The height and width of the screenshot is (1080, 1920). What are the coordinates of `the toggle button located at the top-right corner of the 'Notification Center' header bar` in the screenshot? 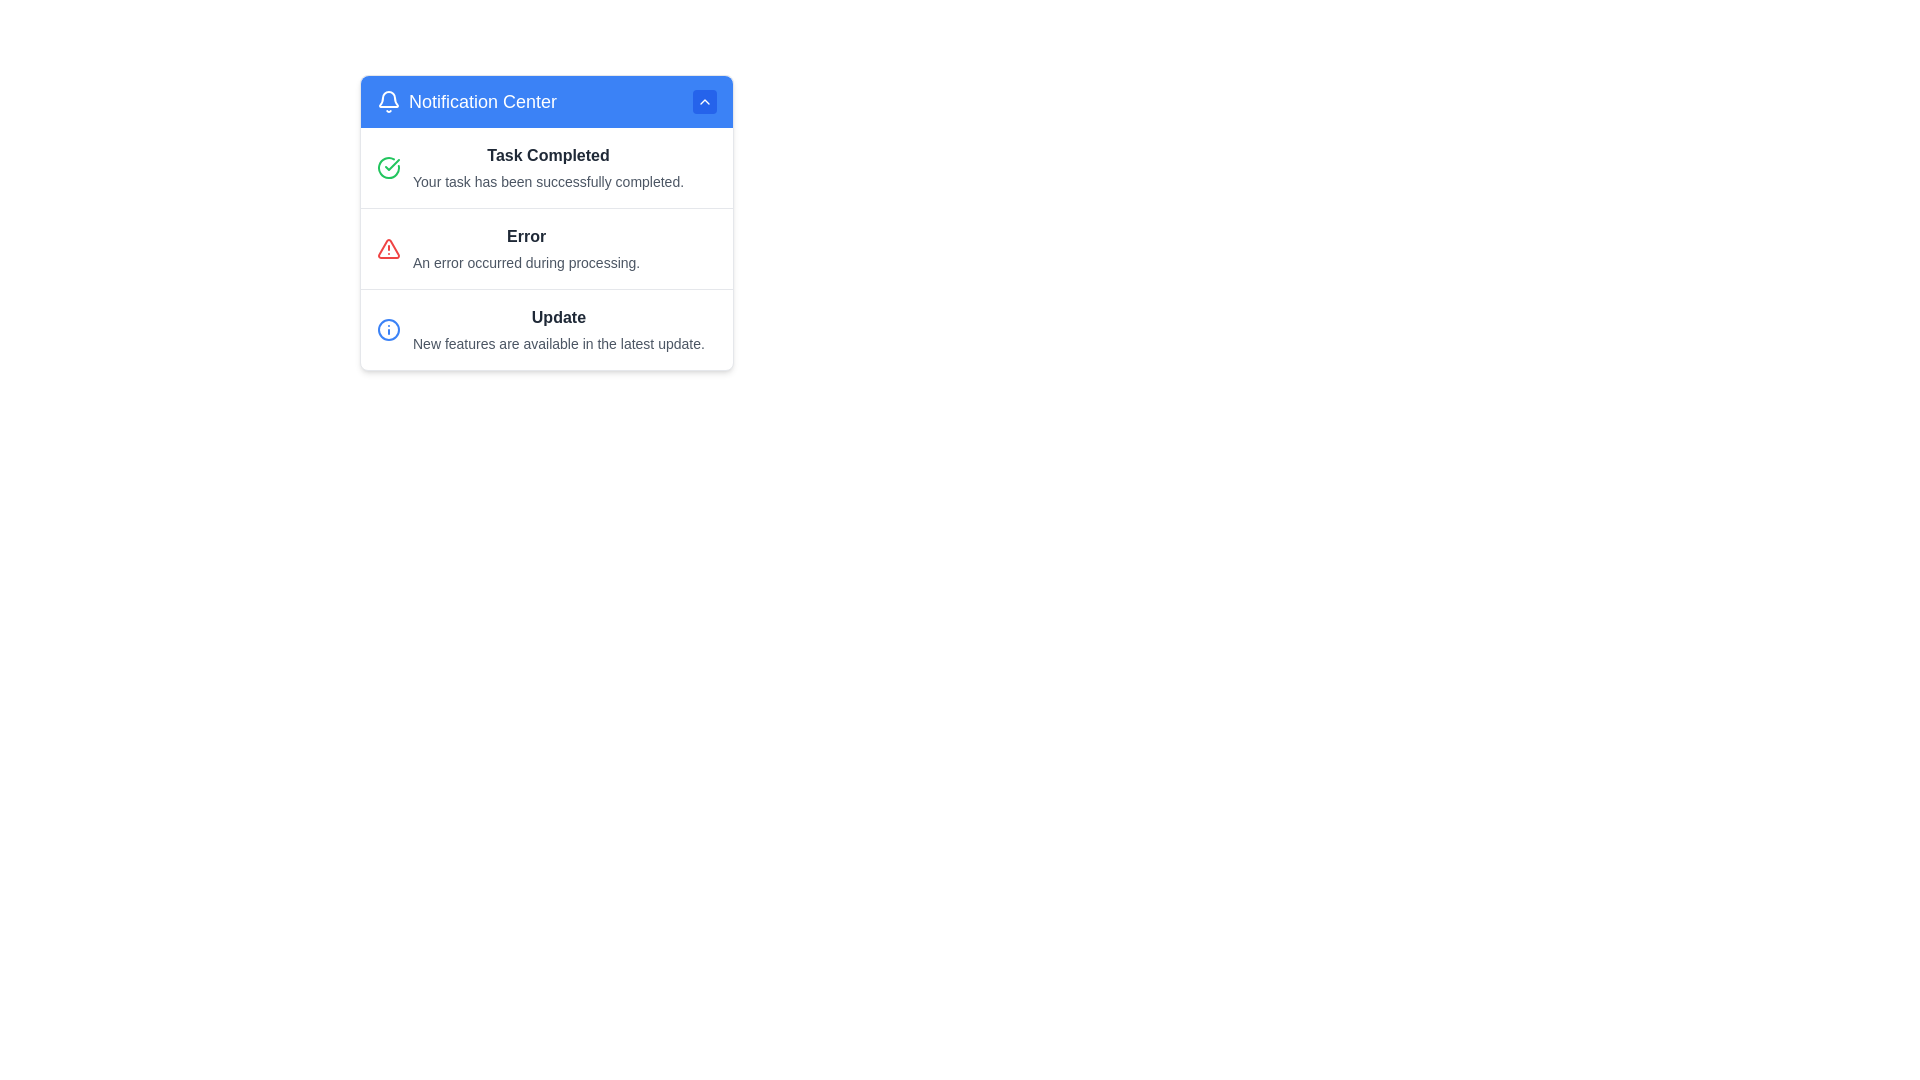 It's located at (705, 101).